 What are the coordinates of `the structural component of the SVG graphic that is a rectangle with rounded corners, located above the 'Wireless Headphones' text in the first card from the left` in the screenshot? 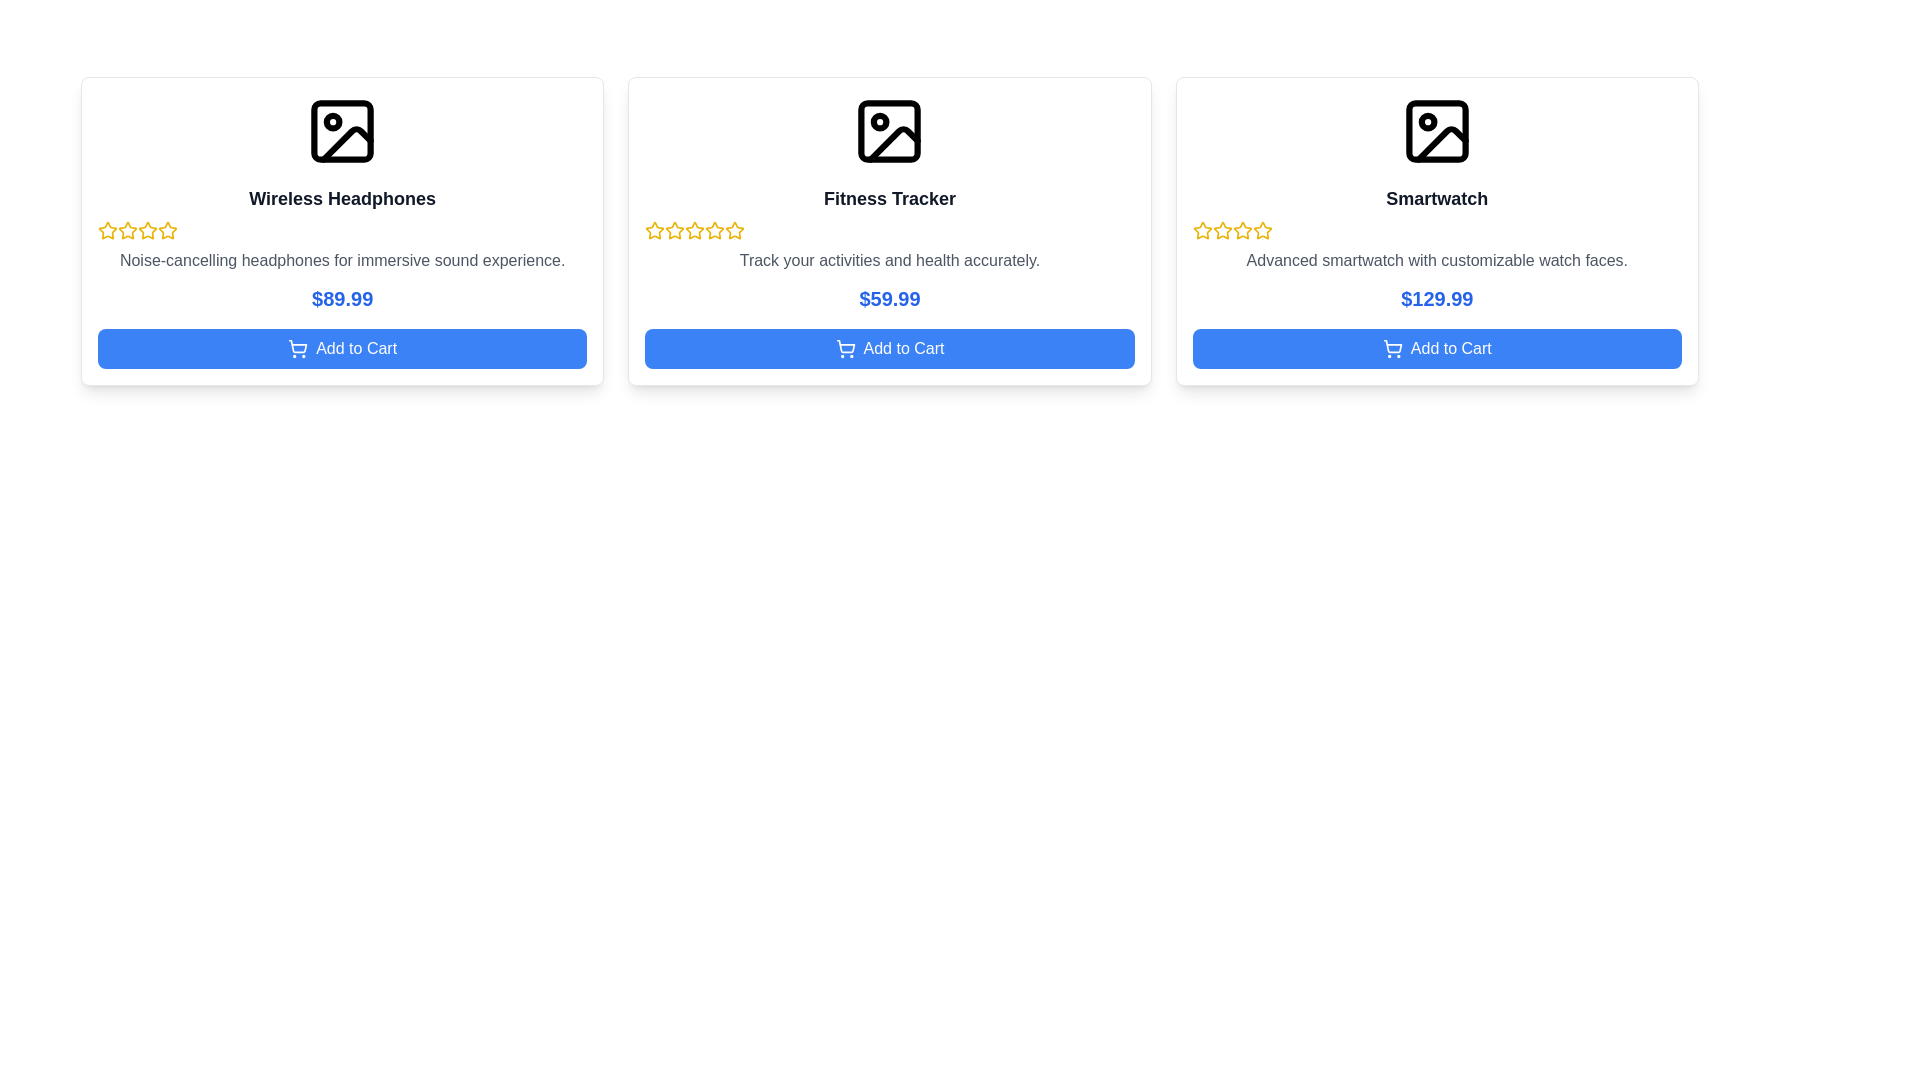 It's located at (342, 131).